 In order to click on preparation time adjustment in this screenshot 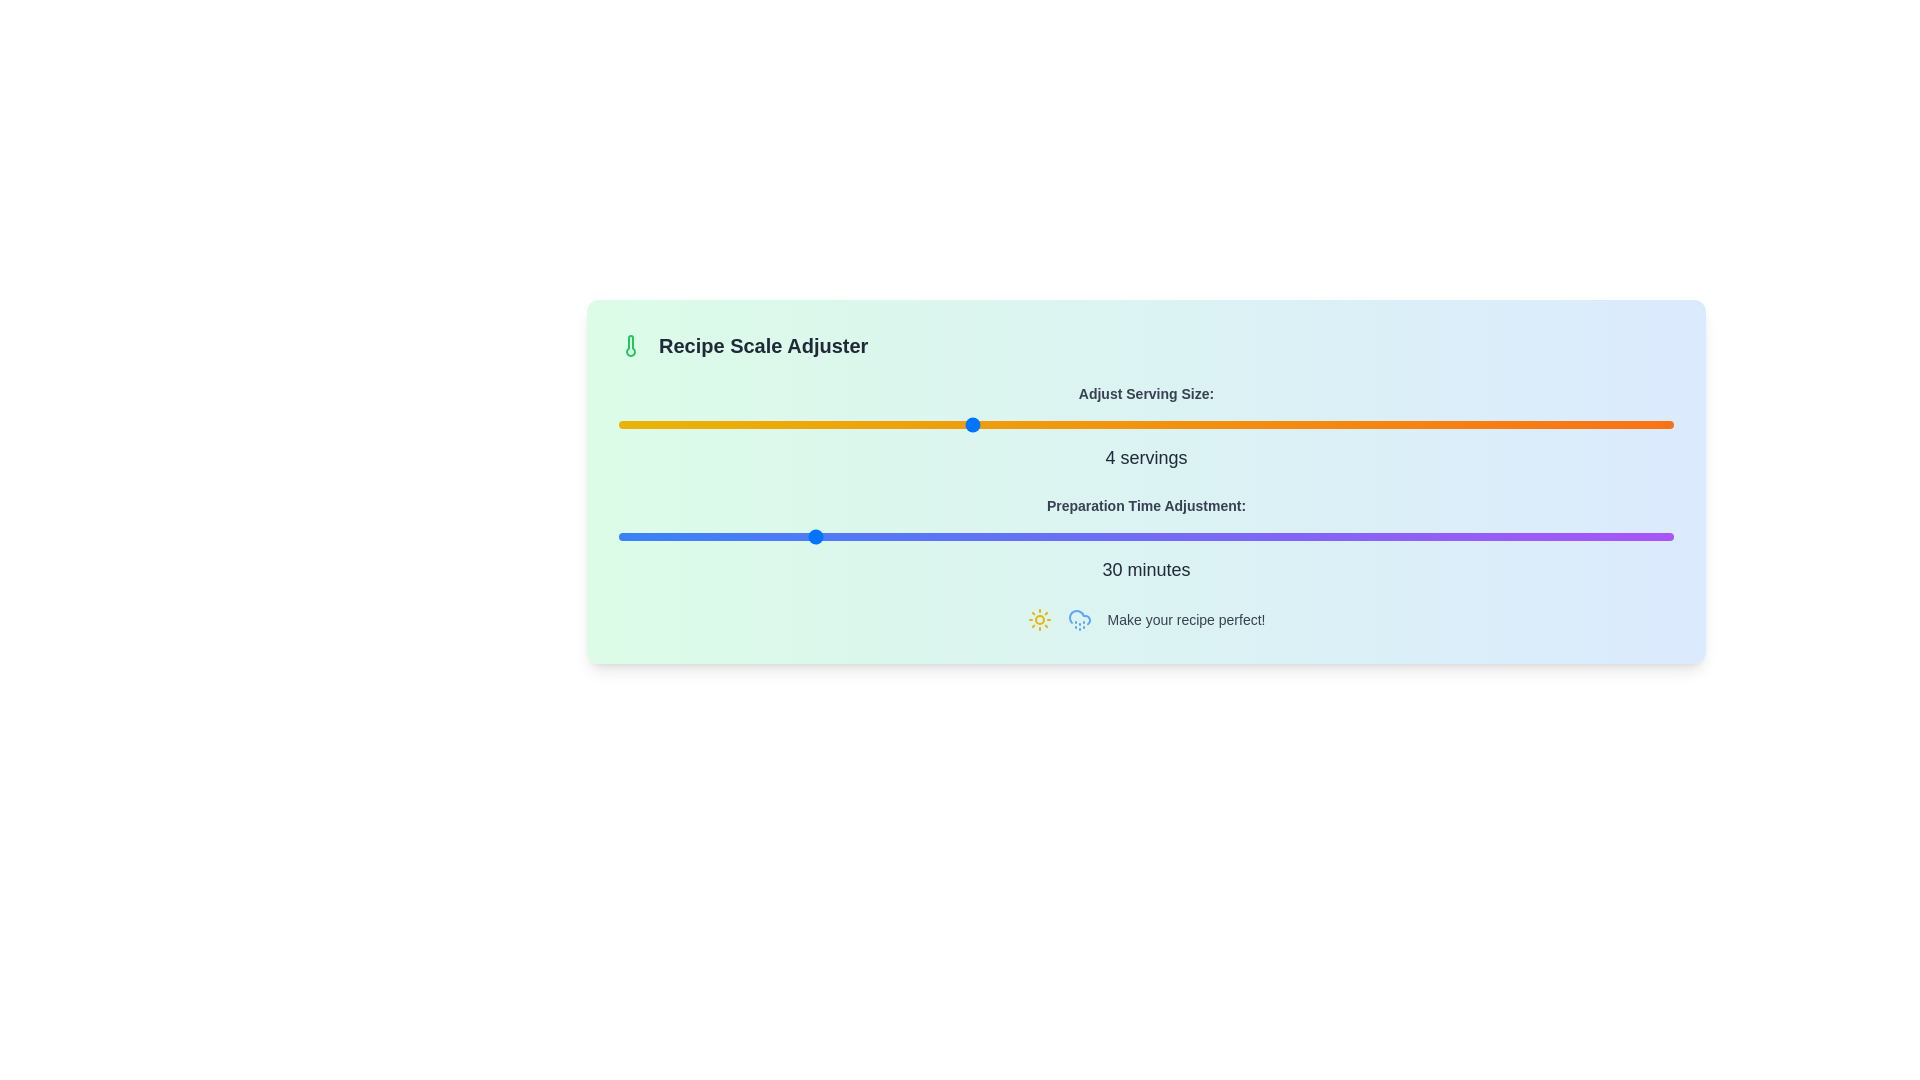, I will do `click(1231, 535)`.